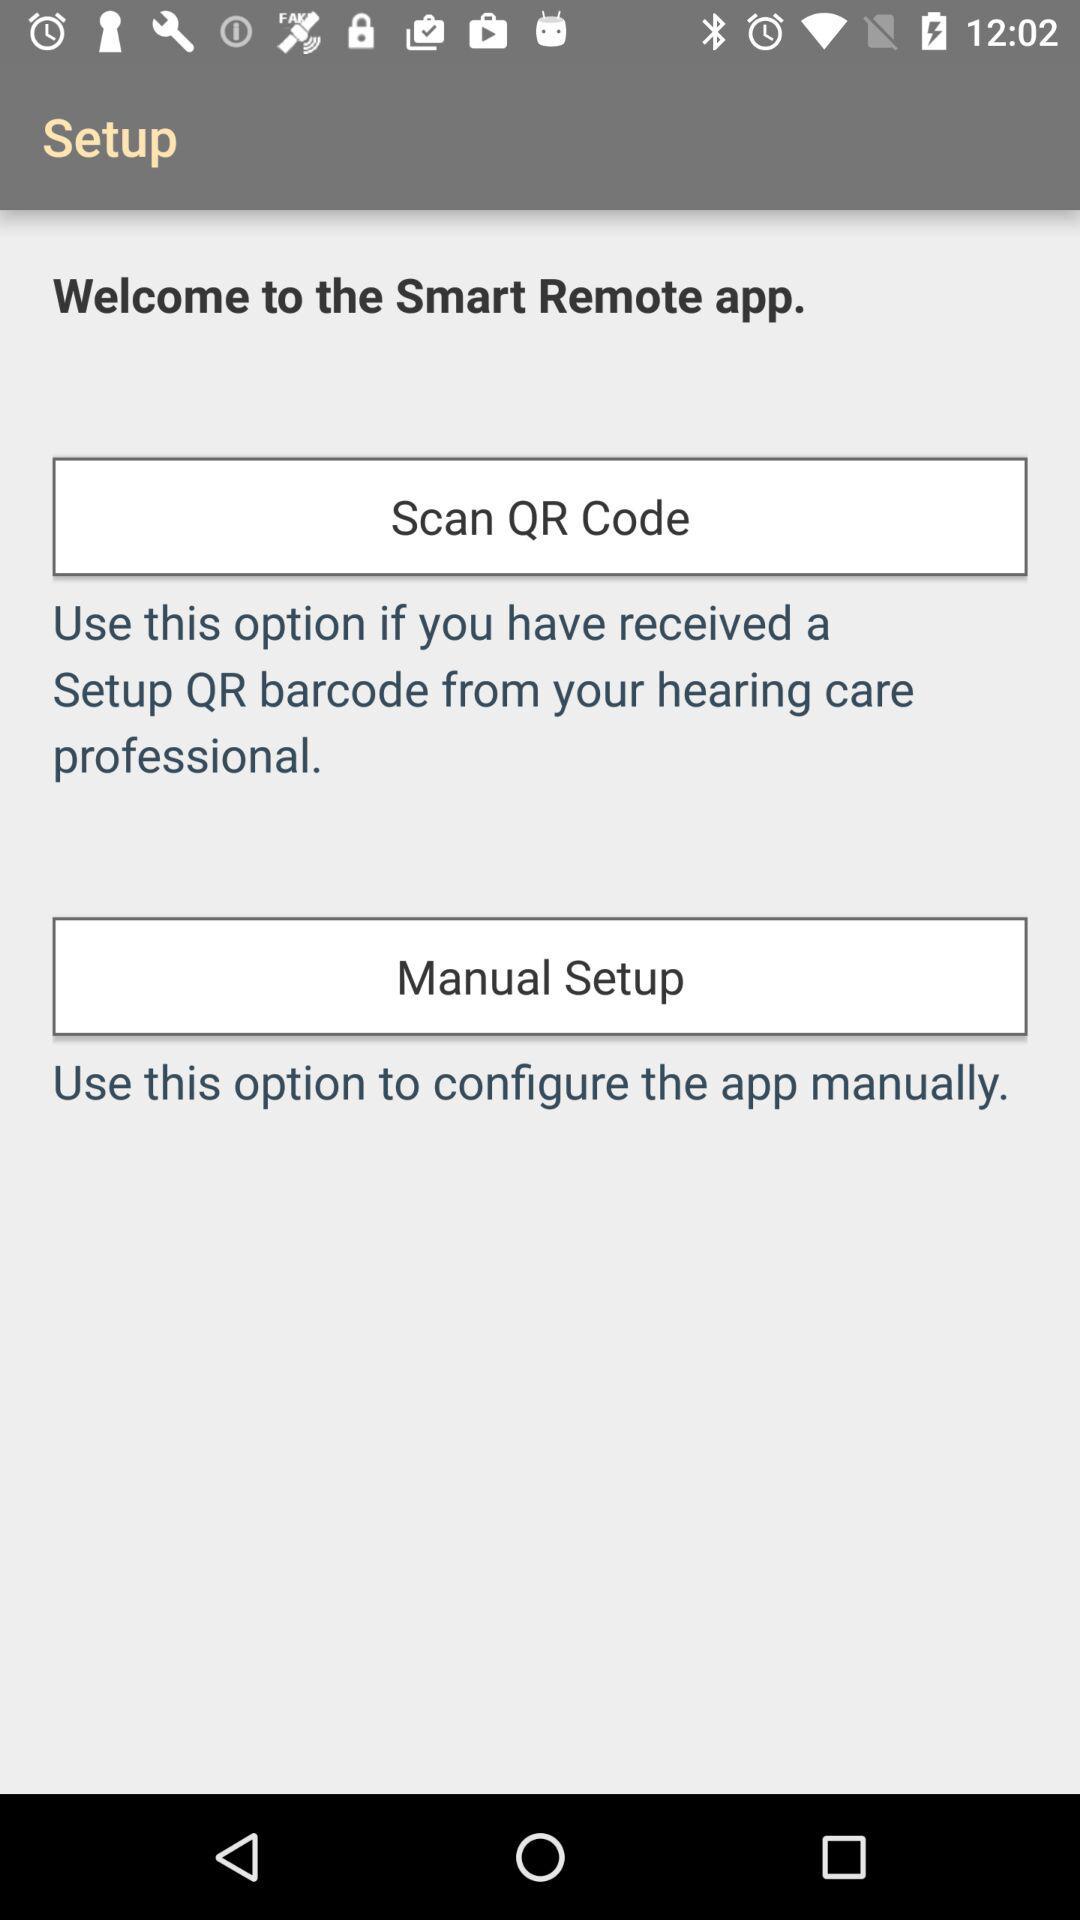 The image size is (1080, 1920). I want to click on the icon below welcome to the item, so click(540, 516).